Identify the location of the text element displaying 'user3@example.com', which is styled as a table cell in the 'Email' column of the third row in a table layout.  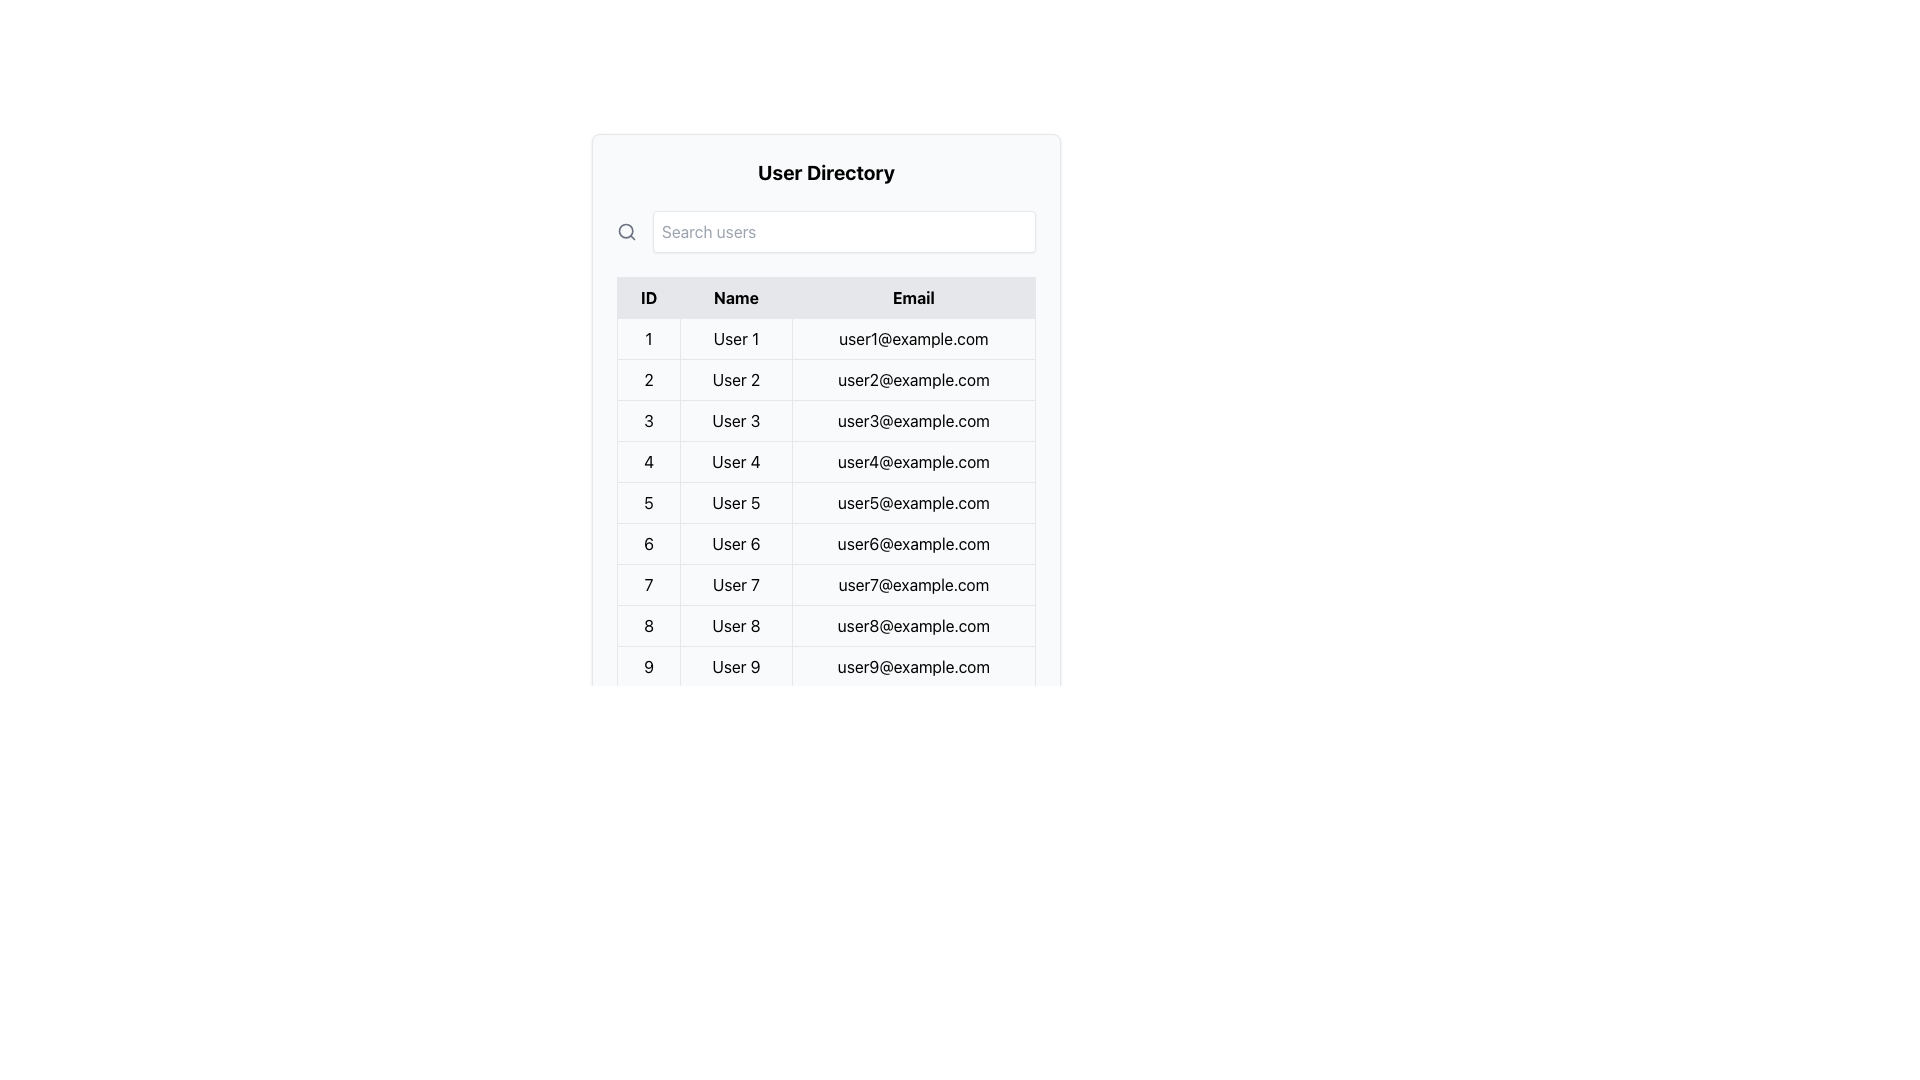
(912, 419).